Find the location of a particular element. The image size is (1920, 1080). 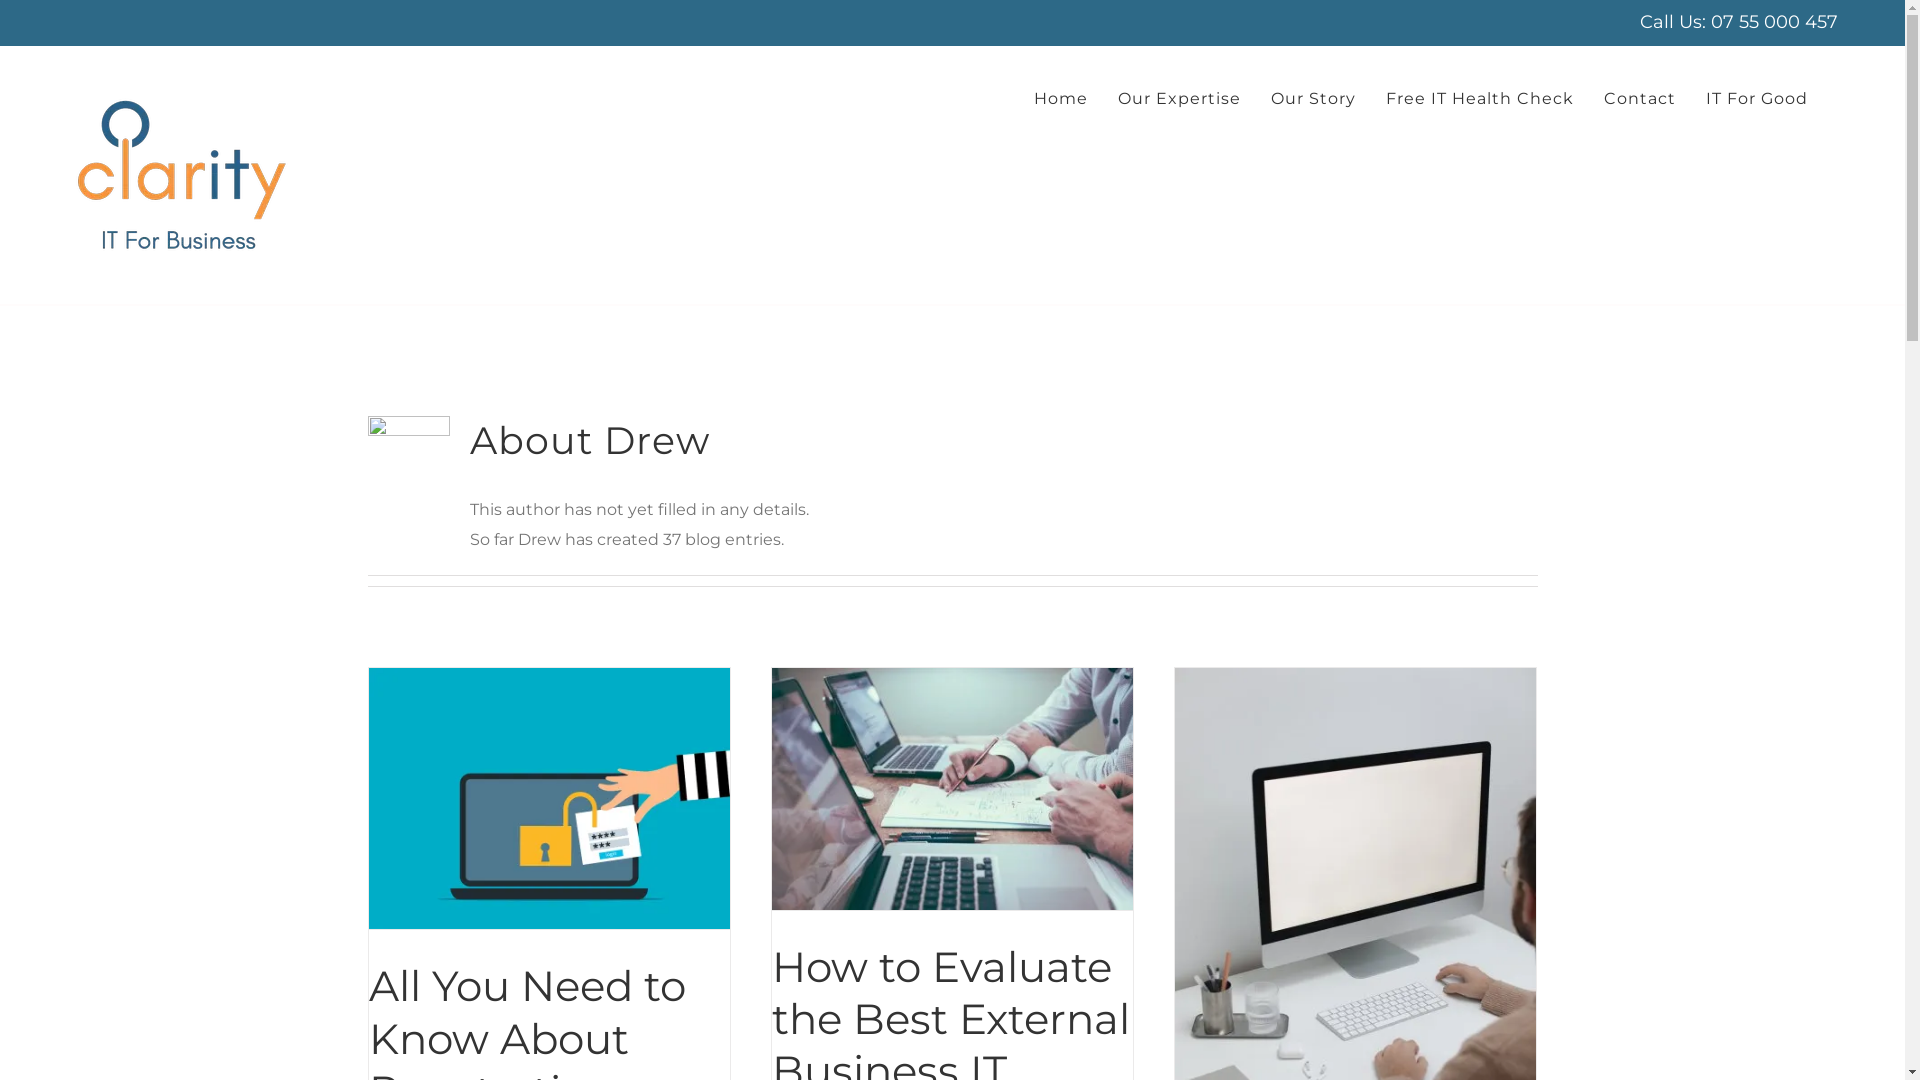

'Our Story' is located at coordinates (1270, 99).